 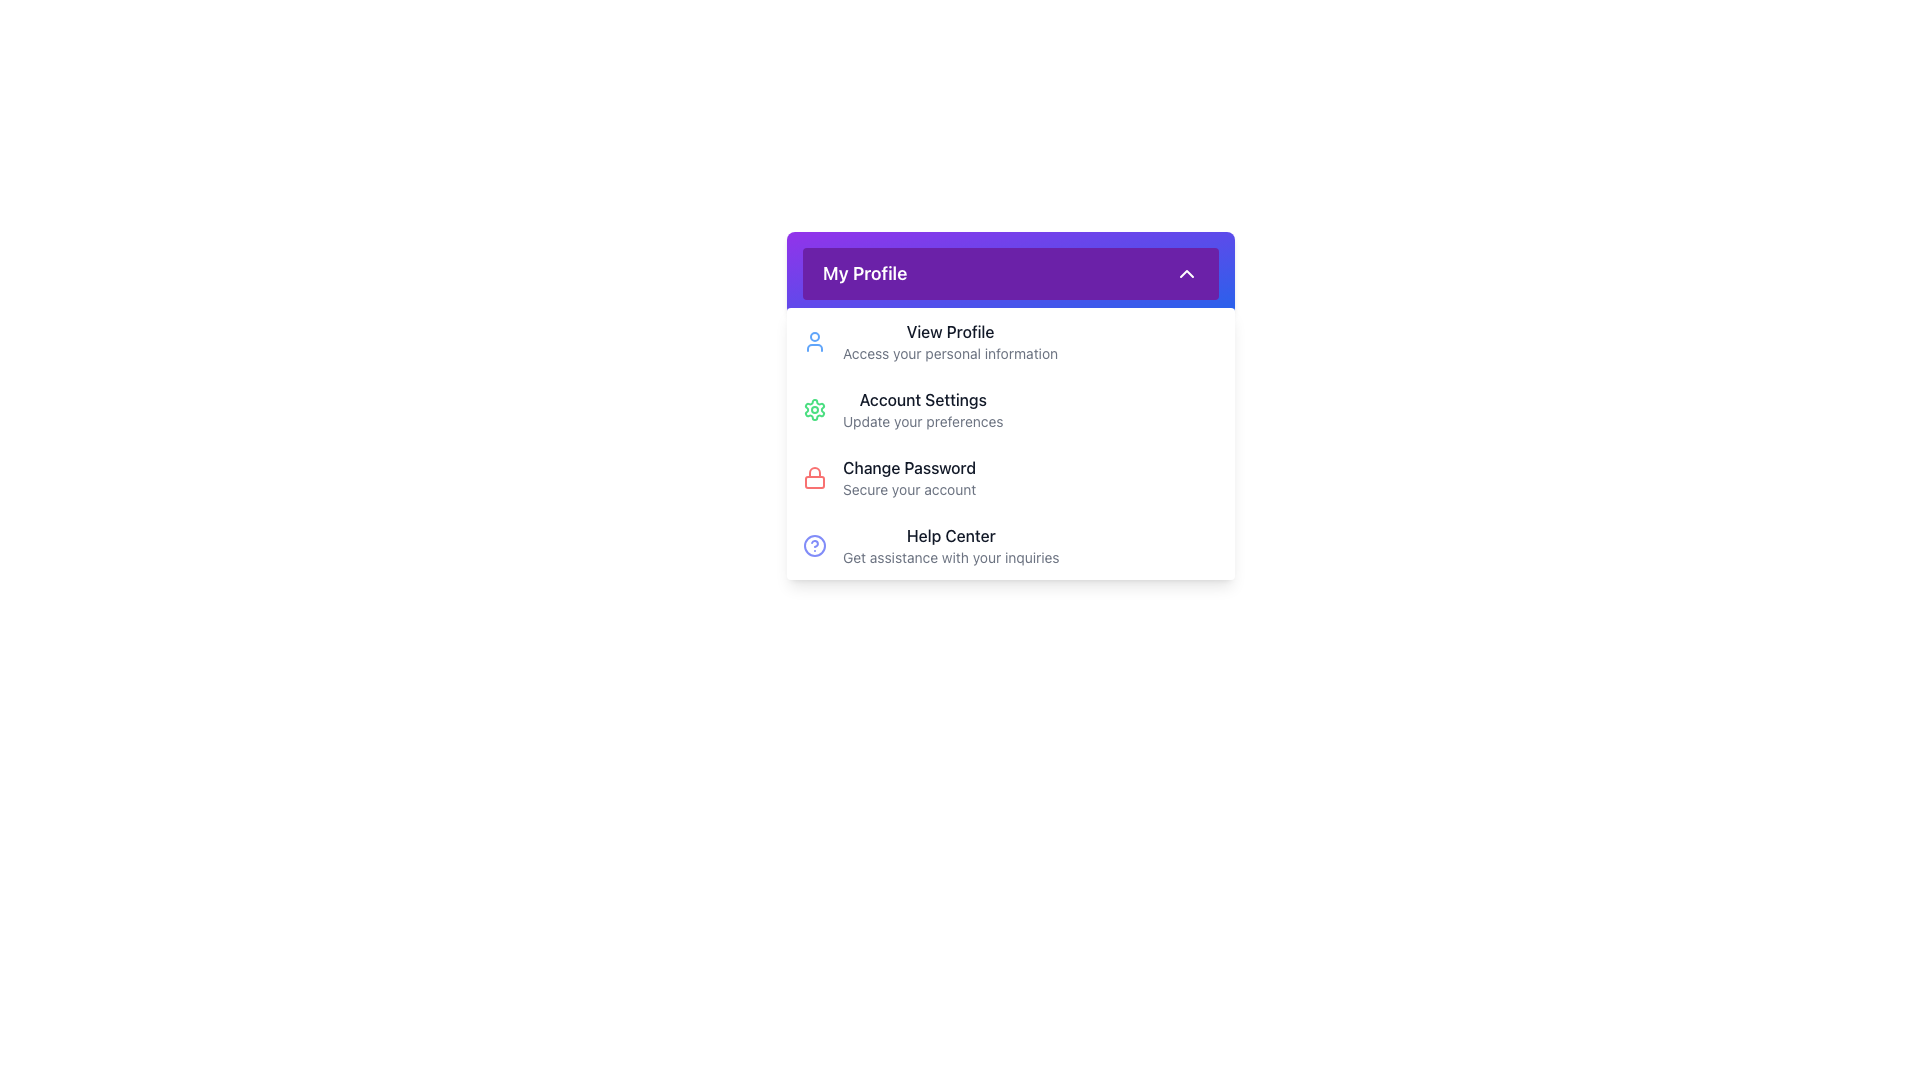 What do you see at coordinates (908, 467) in the screenshot?
I see `the 'Change Password' text label, which serves as a title for updating the user's password, located within the 'My Profile' section and aligned with a lock icon` at bounding box center [908, 467].